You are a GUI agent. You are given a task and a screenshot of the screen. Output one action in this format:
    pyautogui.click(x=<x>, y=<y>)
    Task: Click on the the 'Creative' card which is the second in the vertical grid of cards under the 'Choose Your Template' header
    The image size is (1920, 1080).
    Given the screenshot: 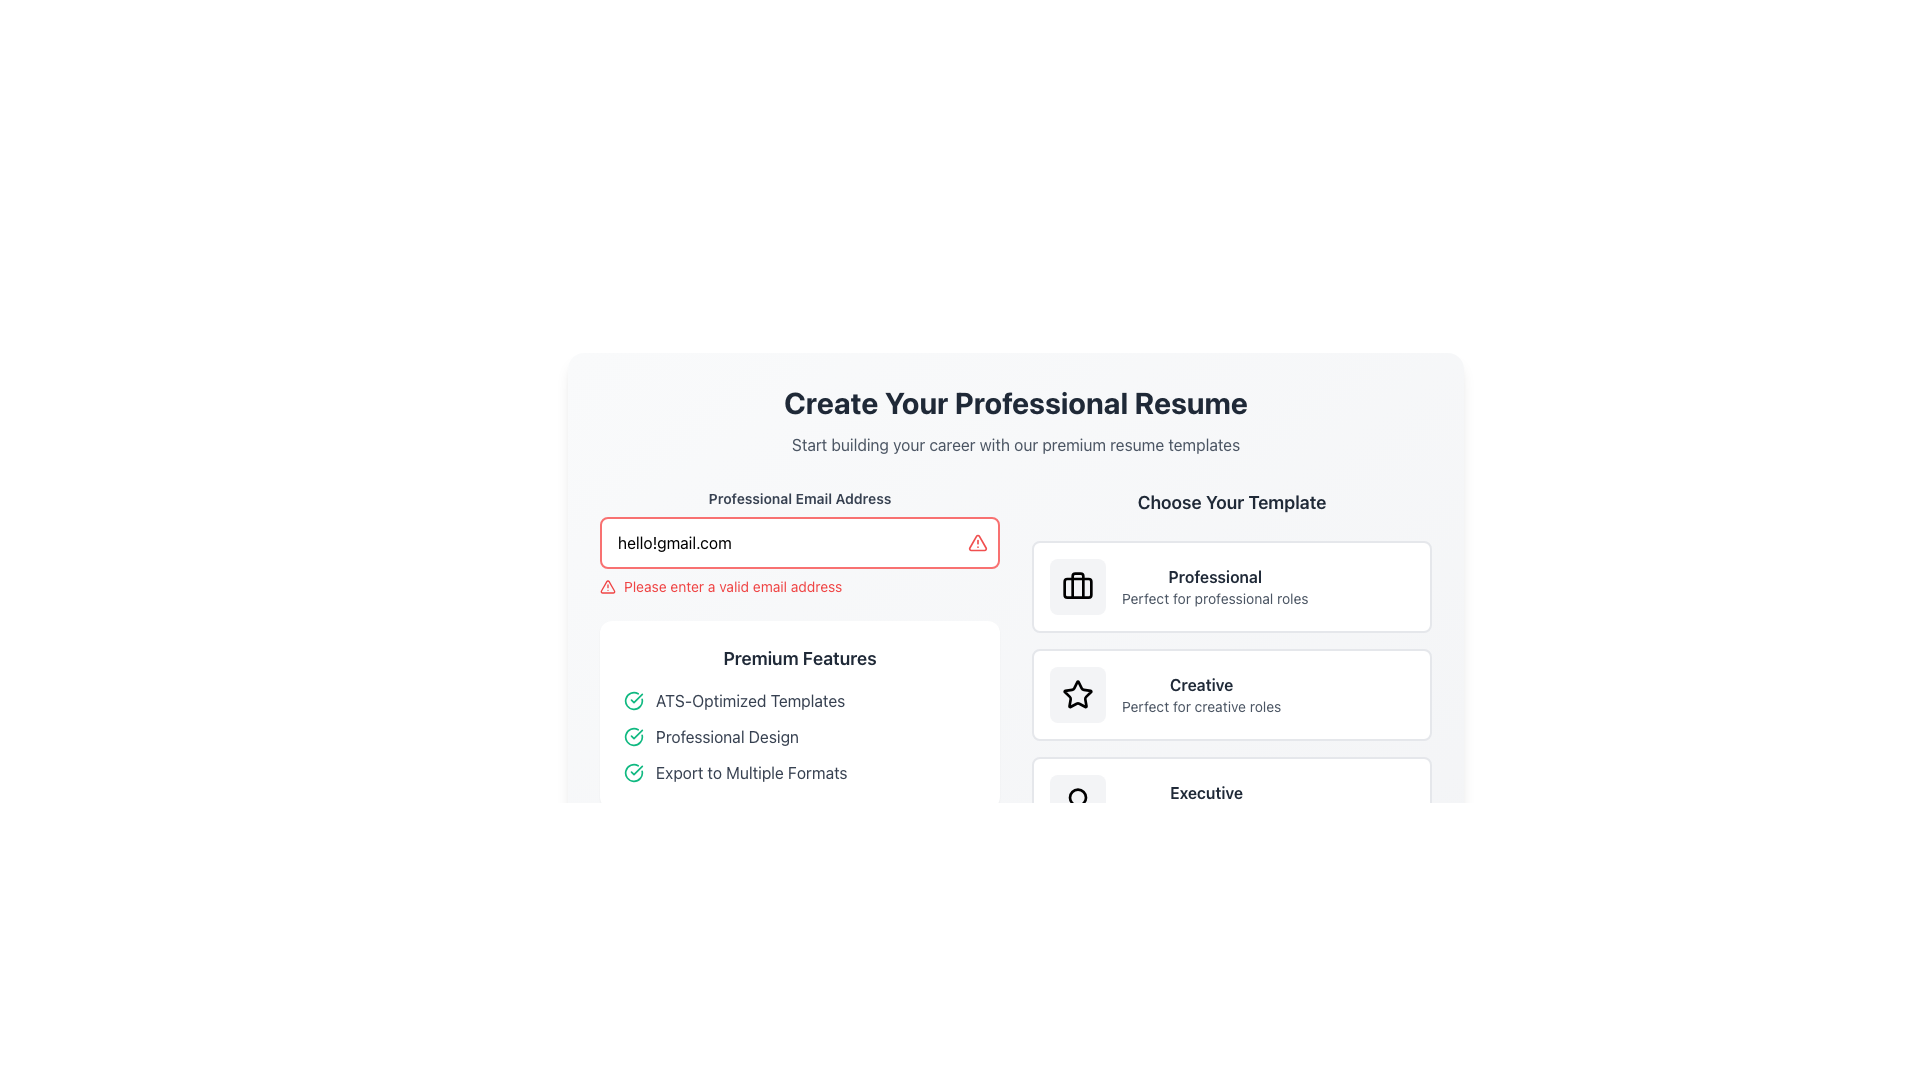 What is the action you would take?
    pyautogui.click(x=1231, y=693)
    